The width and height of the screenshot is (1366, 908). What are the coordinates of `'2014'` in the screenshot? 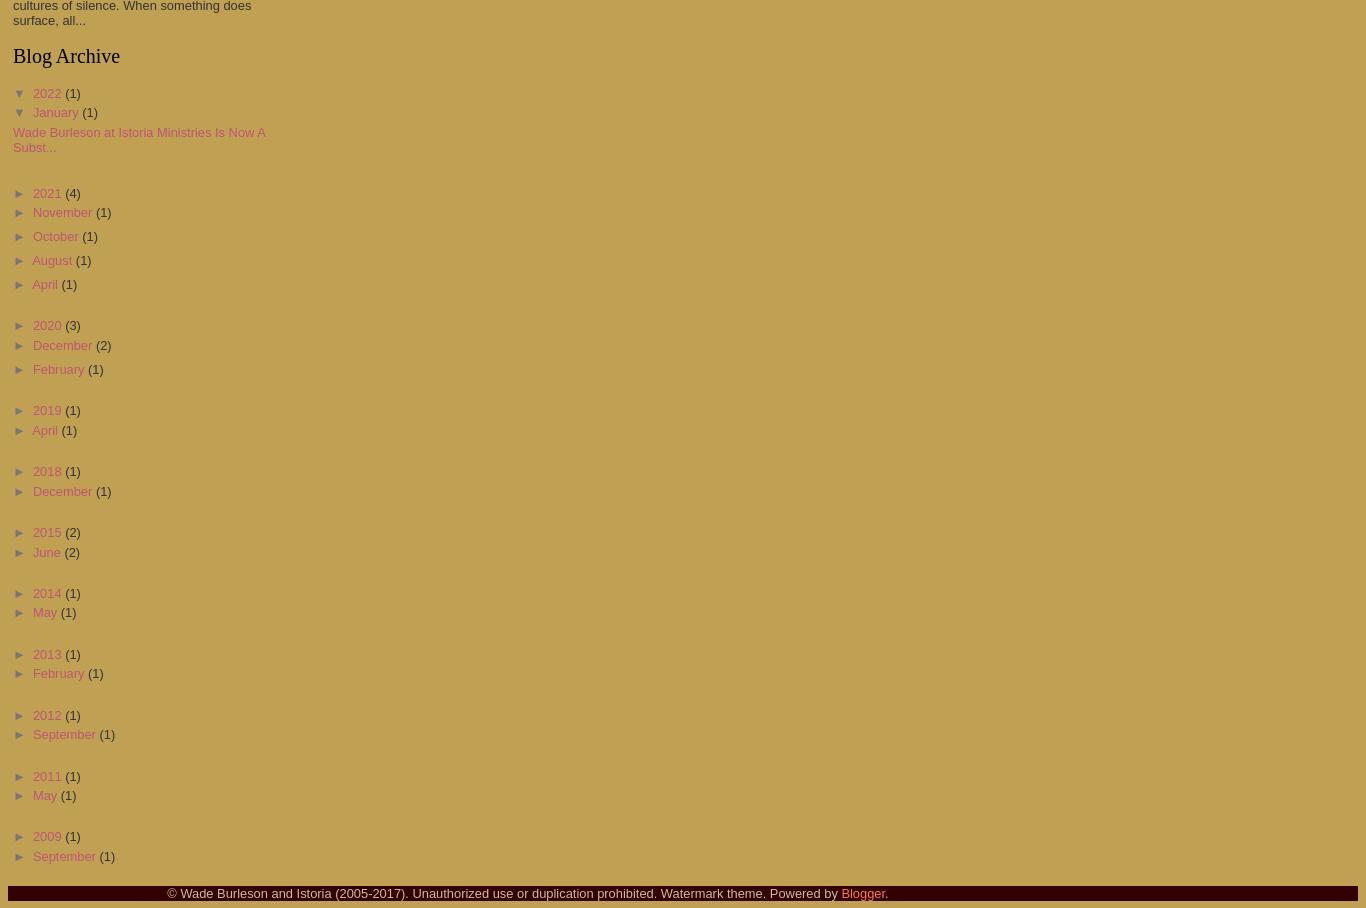 It's located at (48, 592).